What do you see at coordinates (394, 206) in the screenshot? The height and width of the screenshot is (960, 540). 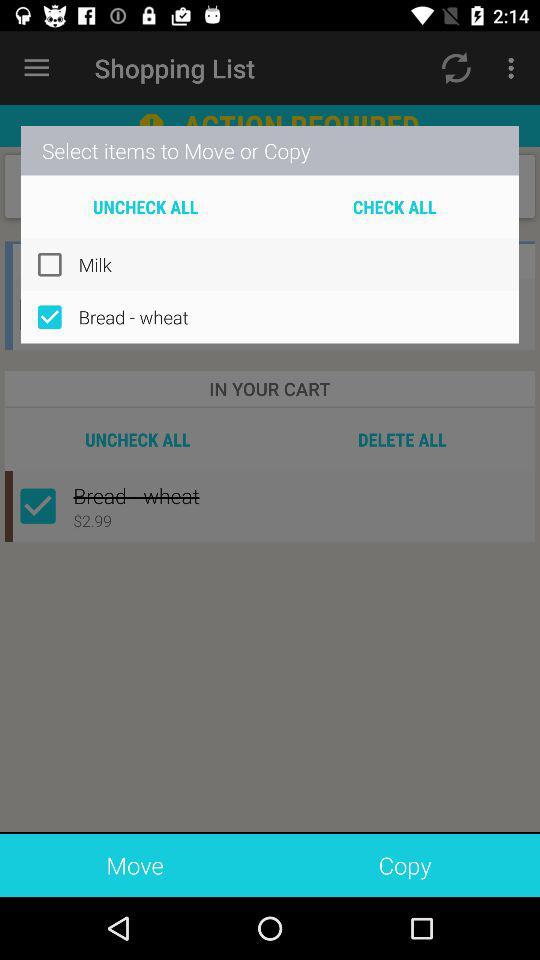 I see `icon to the right of uncheck all` at bounding box center [394, 206].